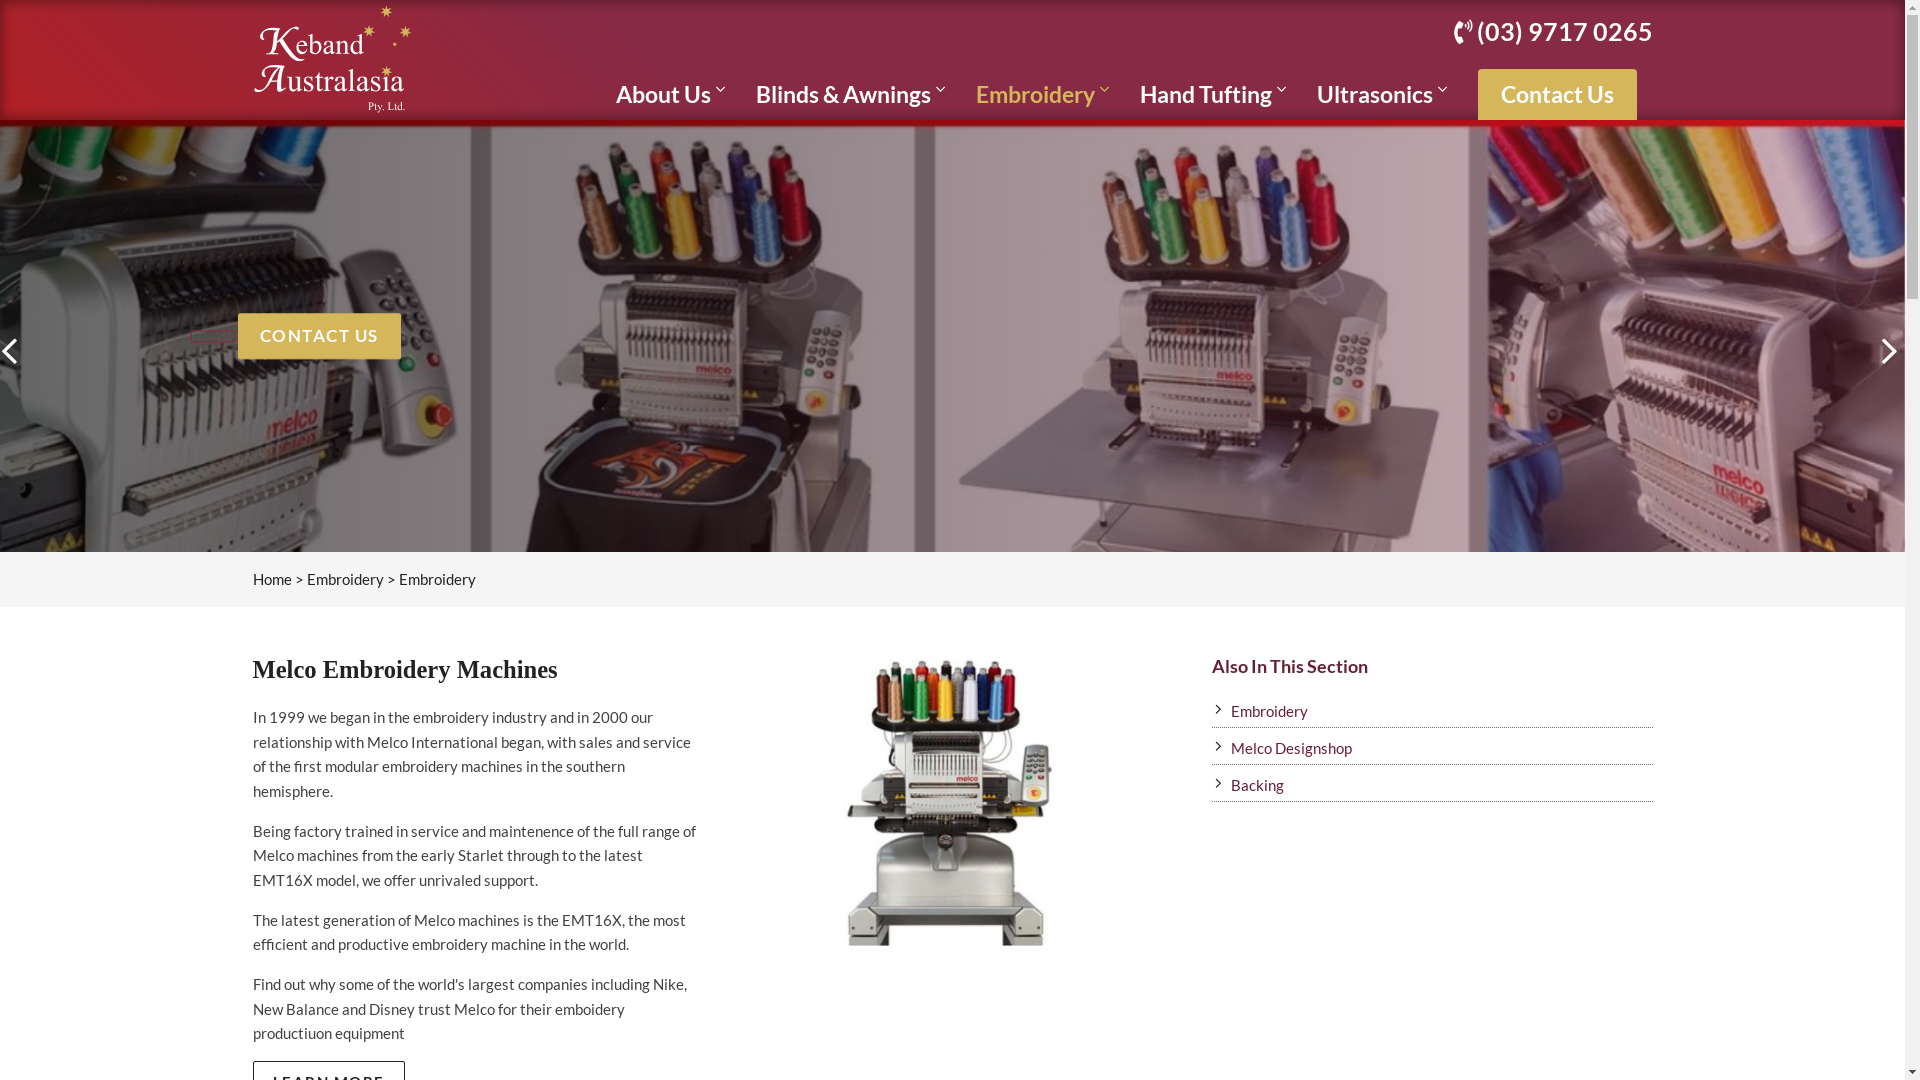 The width and height of the screenshot is (1920, 1080). Describe the element at coordinates (238, 334) in the screenshot. I see `'CONTACT US'` at that location.